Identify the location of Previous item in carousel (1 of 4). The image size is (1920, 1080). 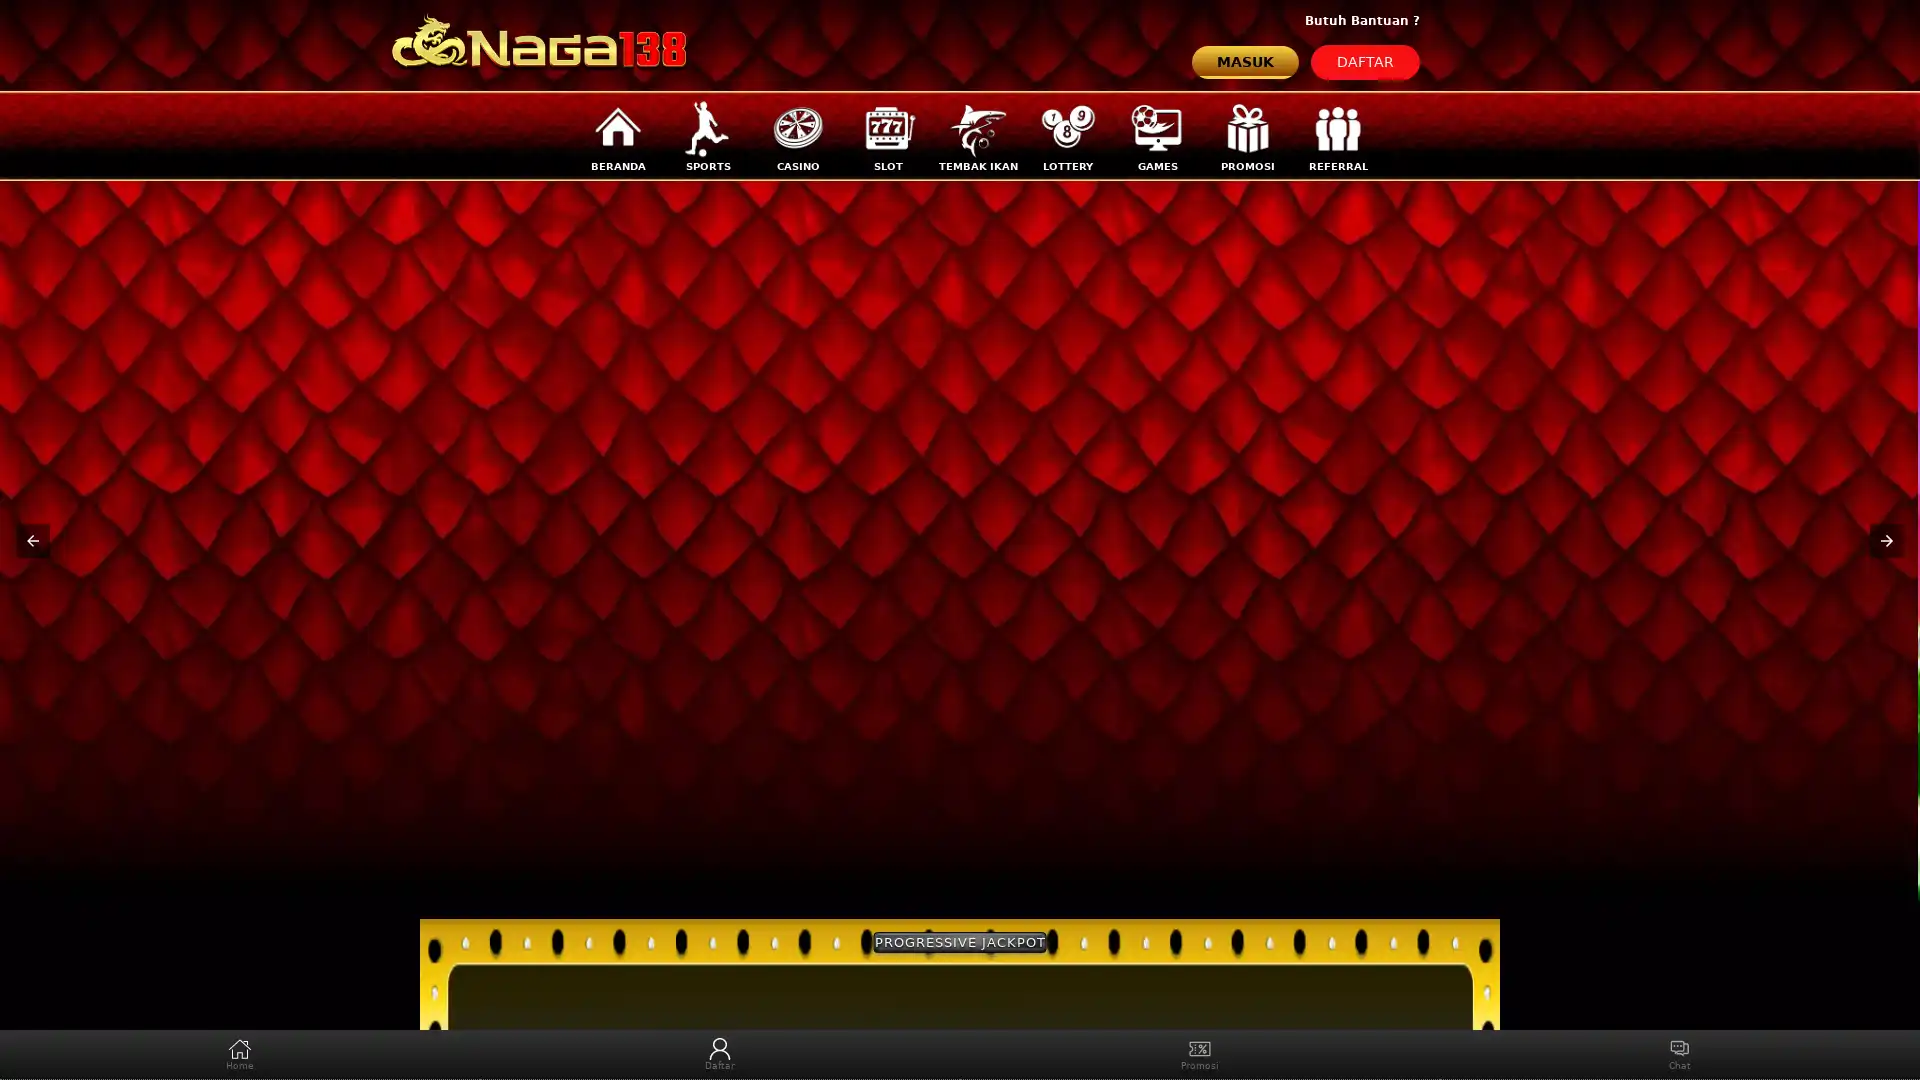
(33, 540).